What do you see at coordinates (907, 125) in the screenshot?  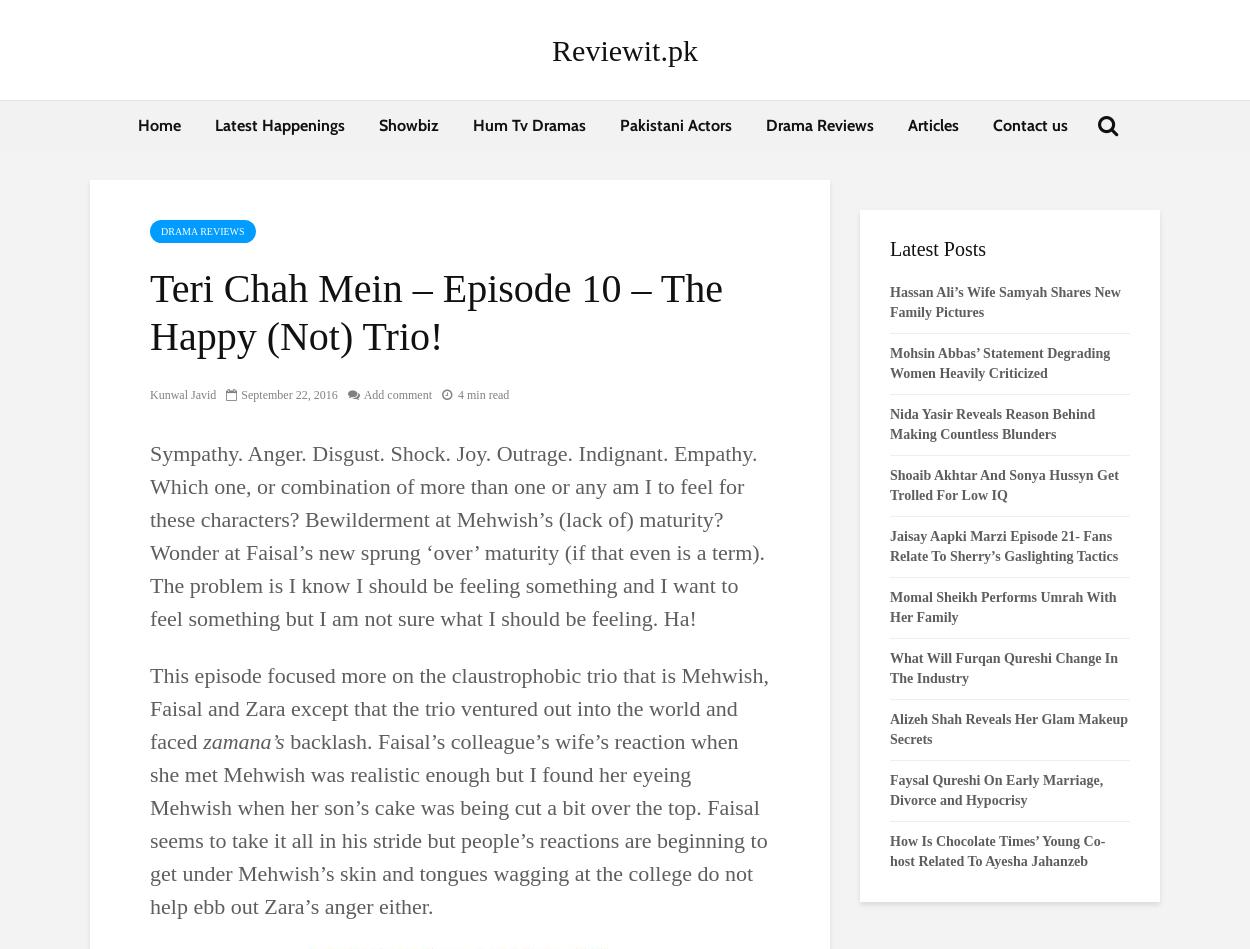 I see `'Articles'` at bounding box center [907, 125].